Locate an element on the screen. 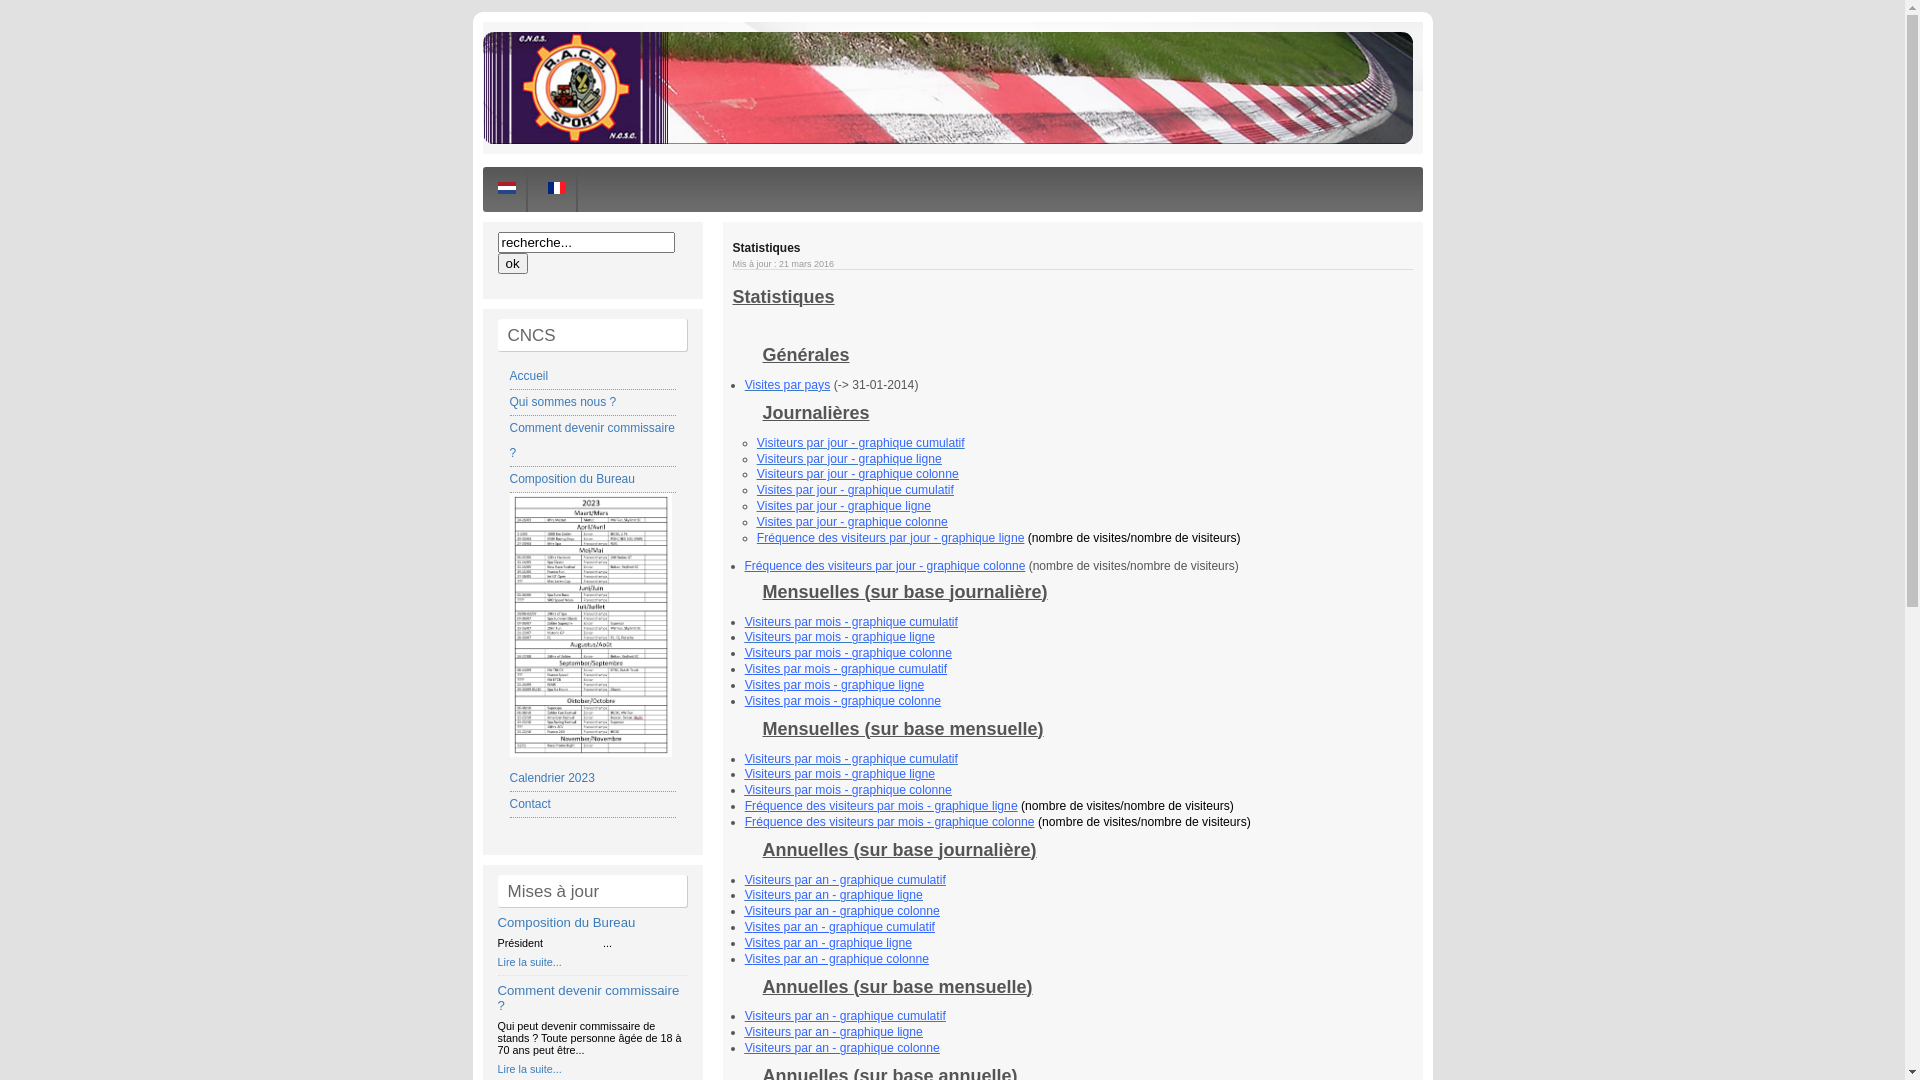  'Visites par an - graphique colonne' is located at coordinates (743, 958).